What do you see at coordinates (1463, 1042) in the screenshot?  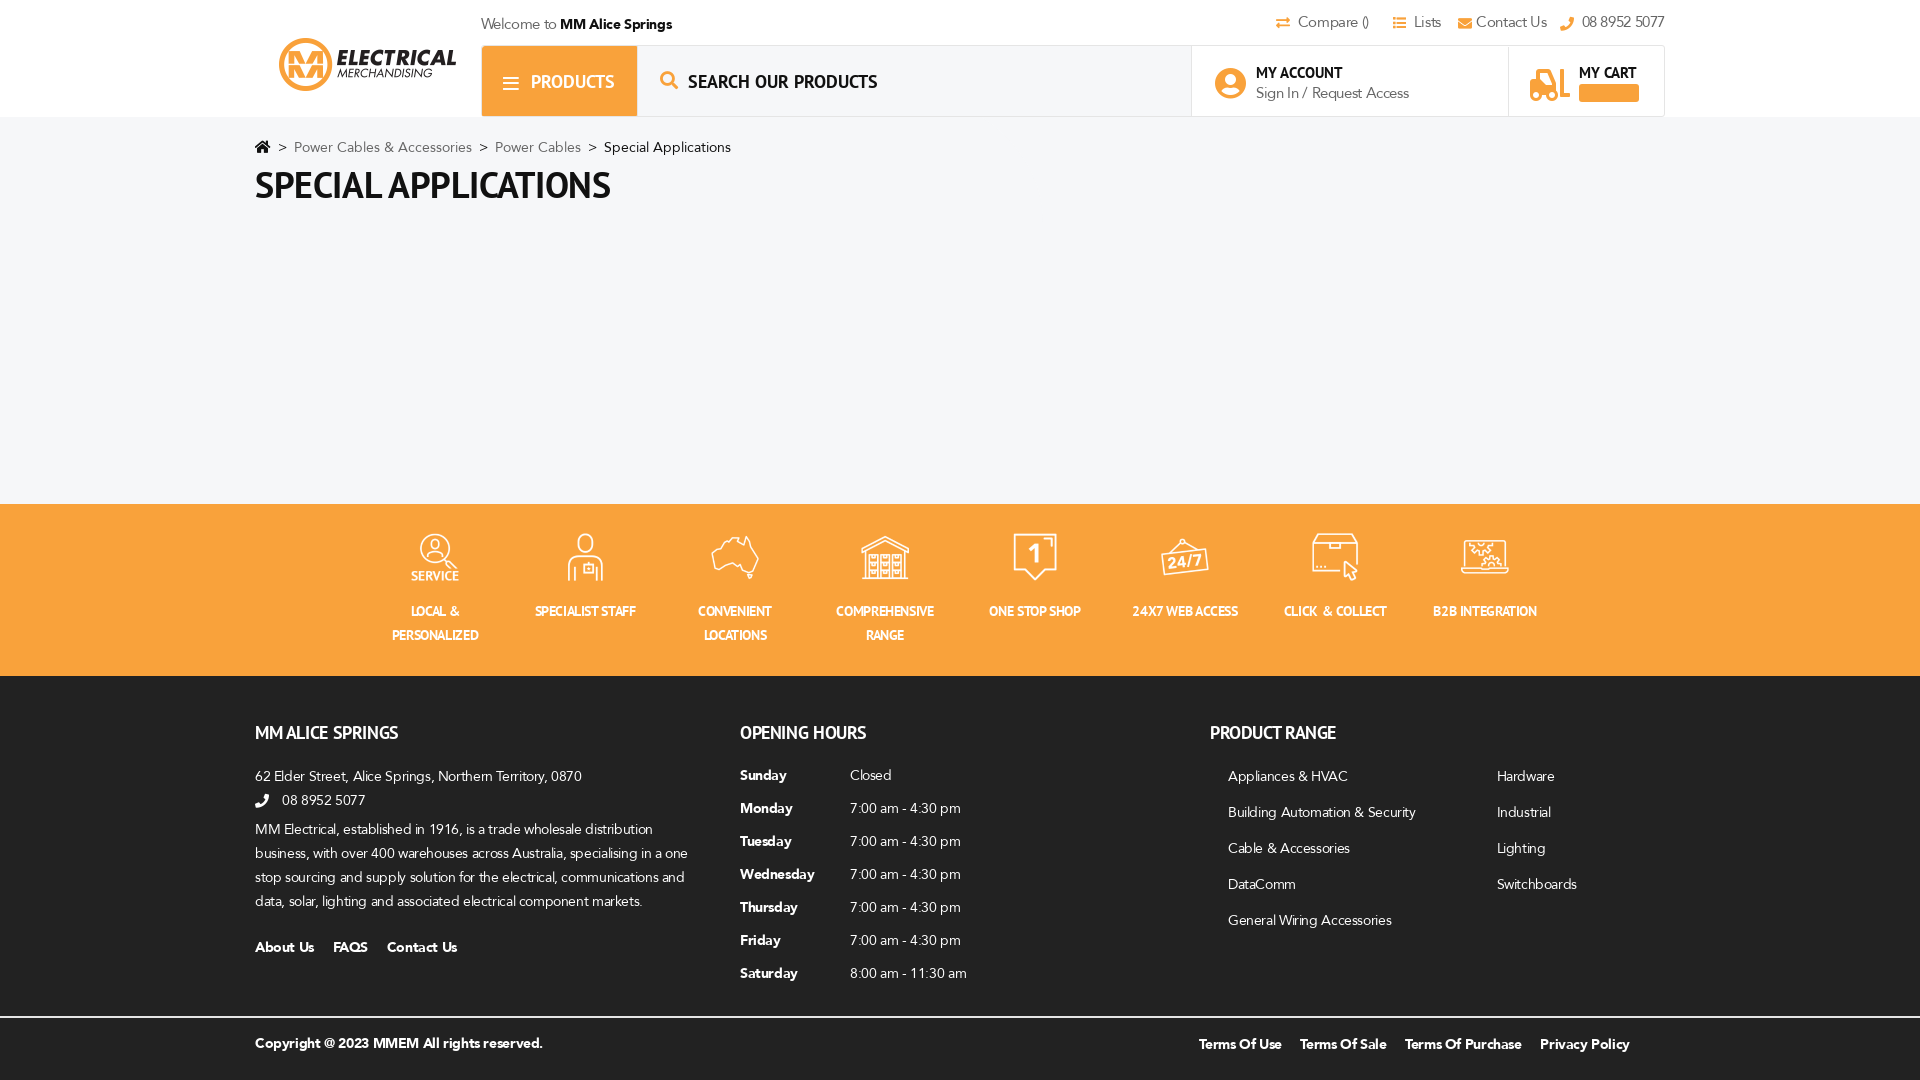 I see `'Terms Of Purchase'` at bounding box center [1463, 1042].